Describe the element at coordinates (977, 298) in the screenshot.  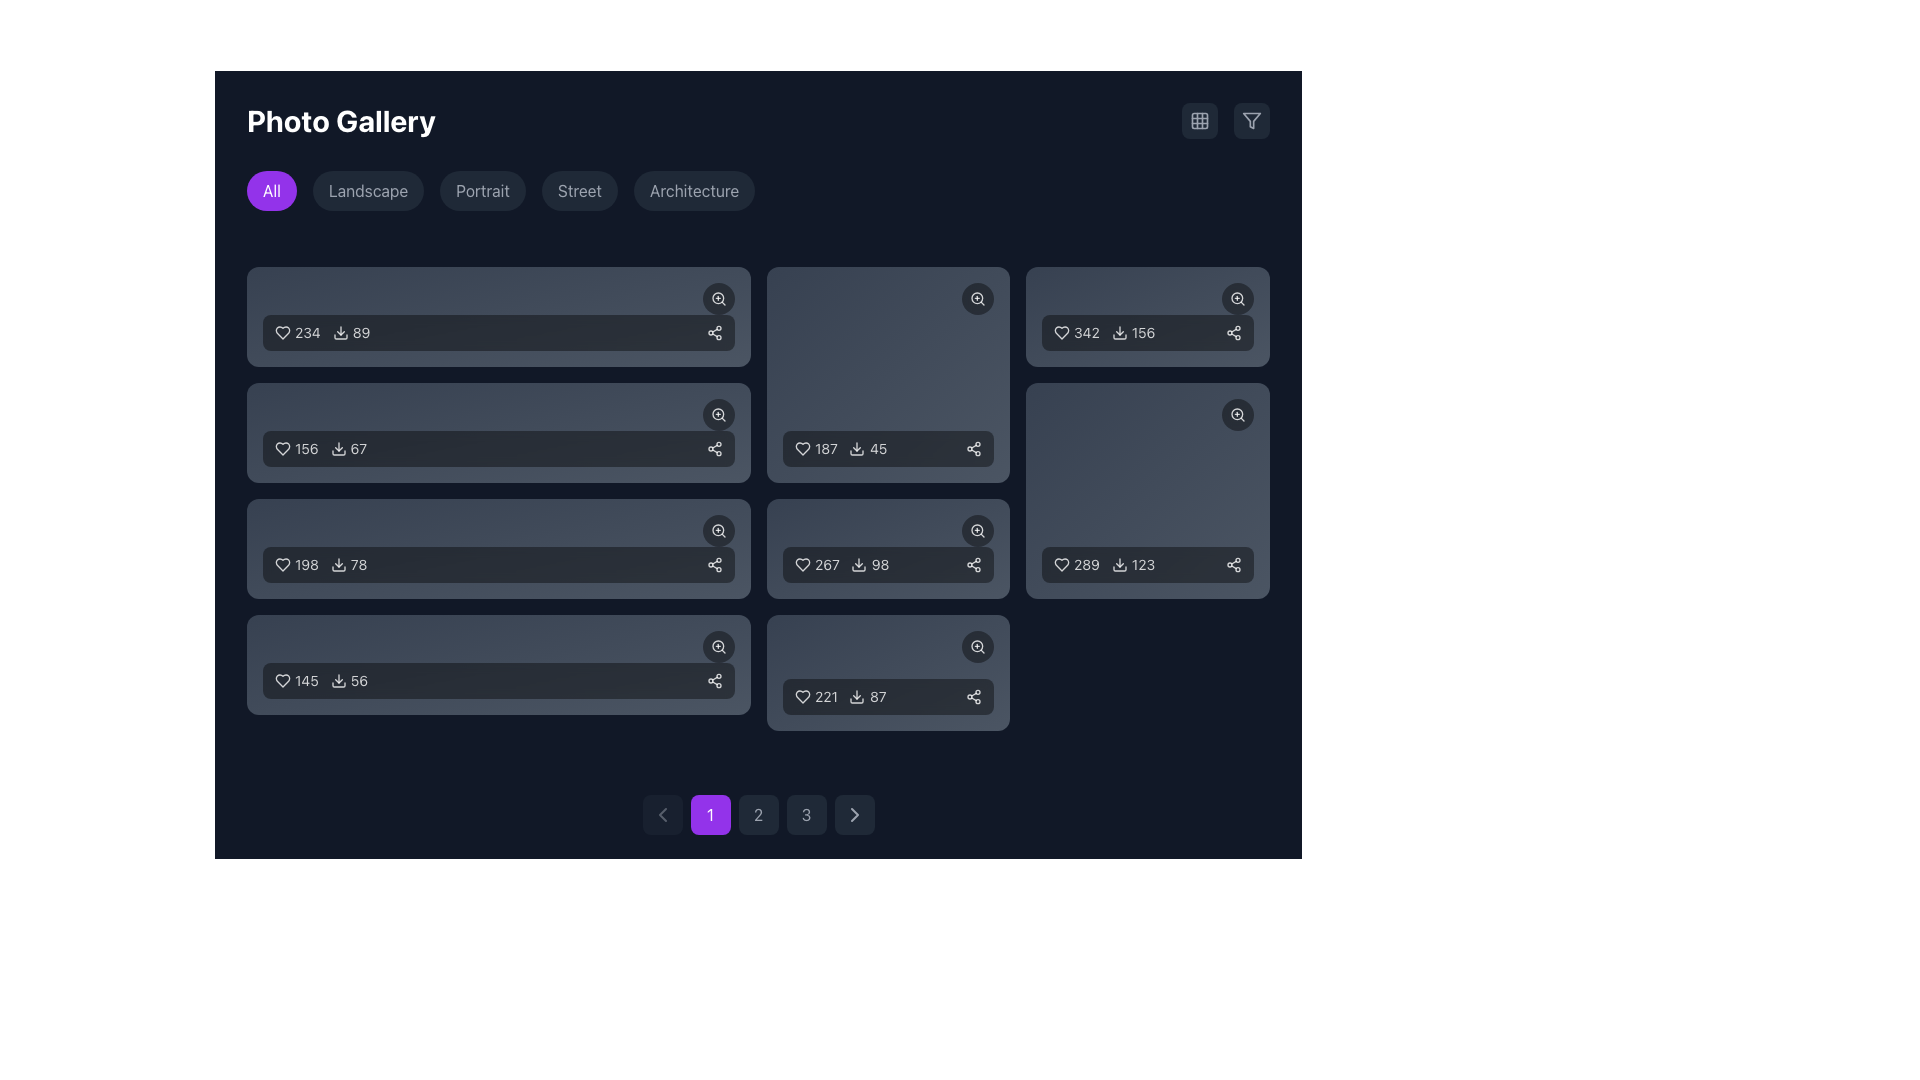
I see `the zoom icon located in the top-right corner of the rectangular card in the second column, second row of the grid` at that location.